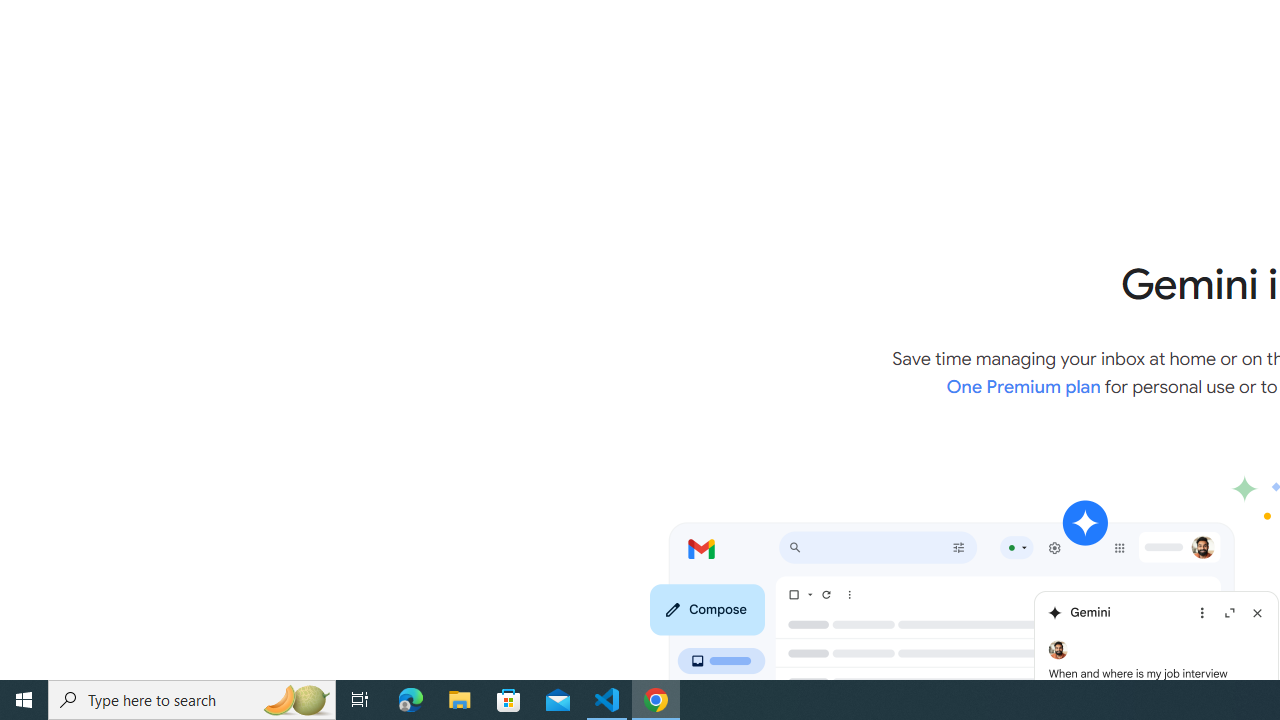  Describe the element at coordinates (359, 698) in the screenshot. I see `'Task View'` at that location.